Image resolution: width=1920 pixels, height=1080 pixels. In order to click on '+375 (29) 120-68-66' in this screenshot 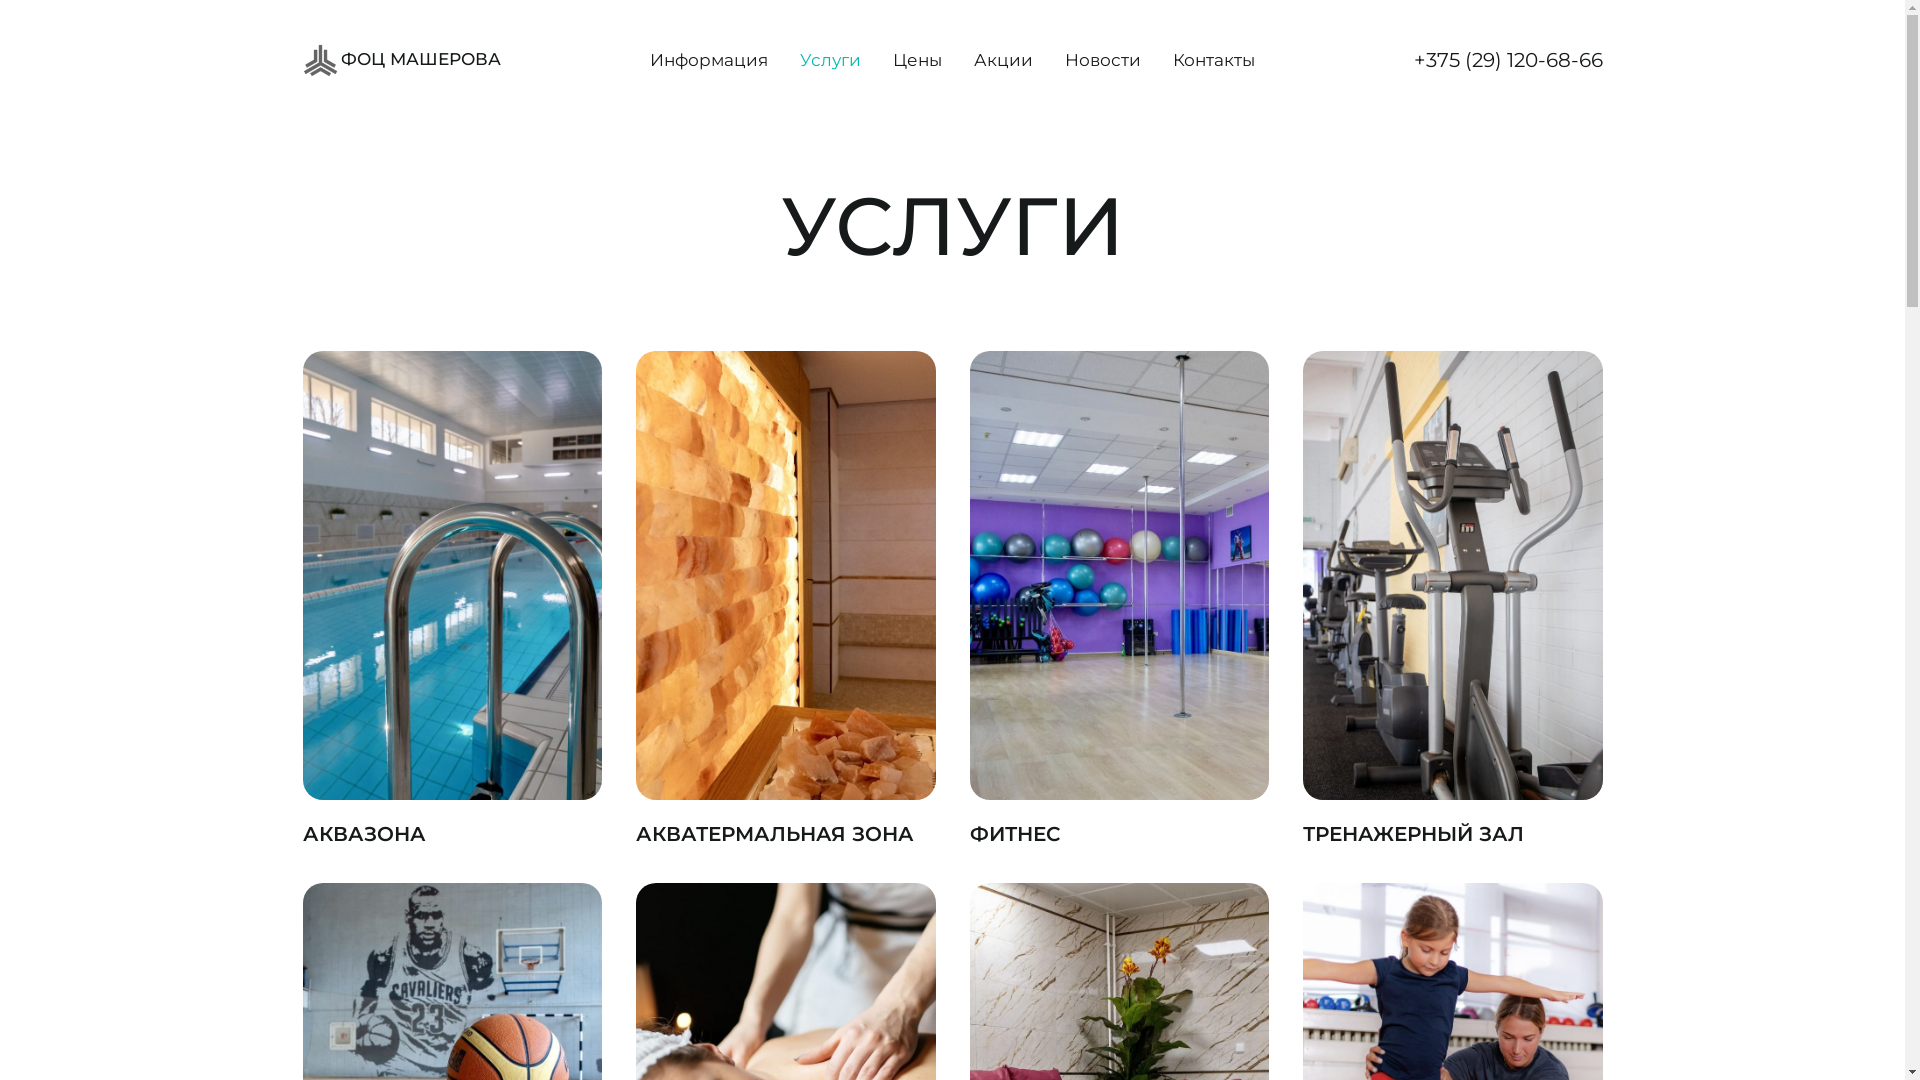, I will do `click(1508, 59)`.